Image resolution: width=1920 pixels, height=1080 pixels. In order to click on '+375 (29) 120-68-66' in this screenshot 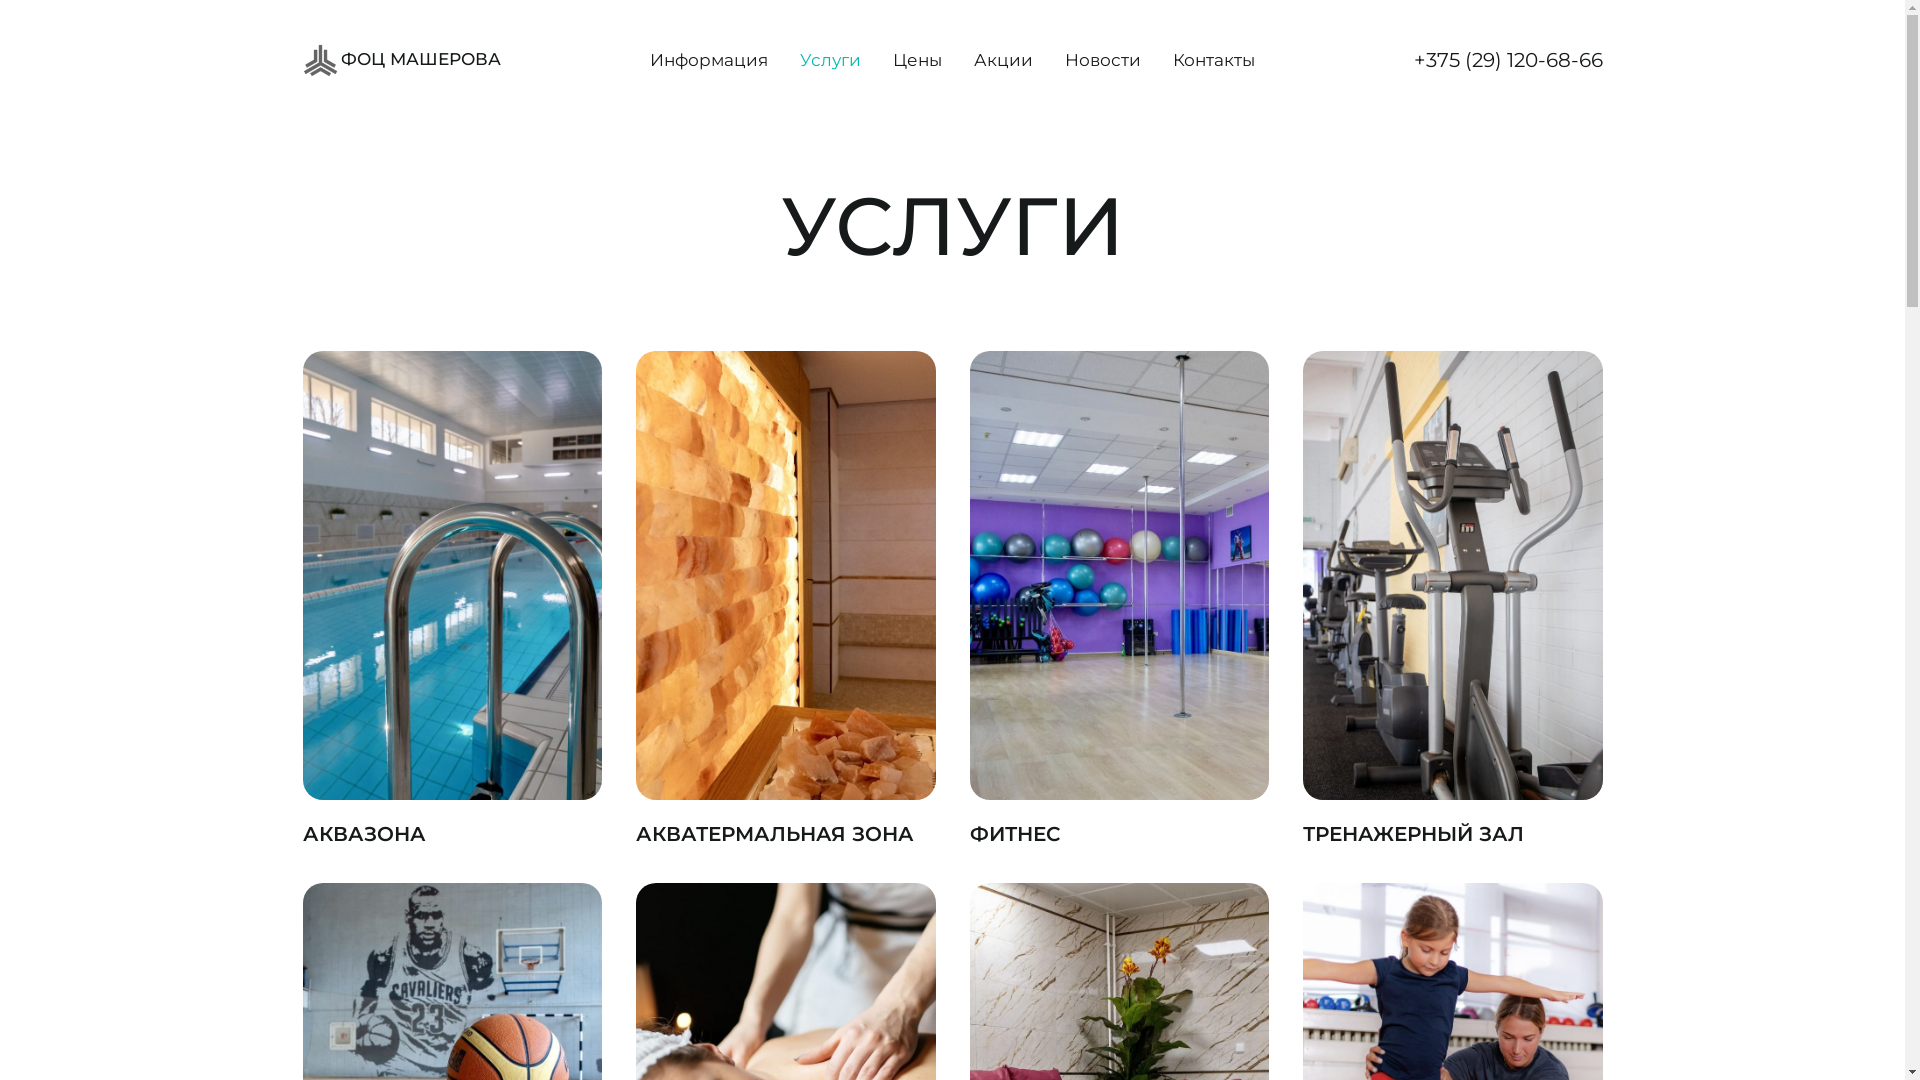, I will do `click(1508, 59)`.